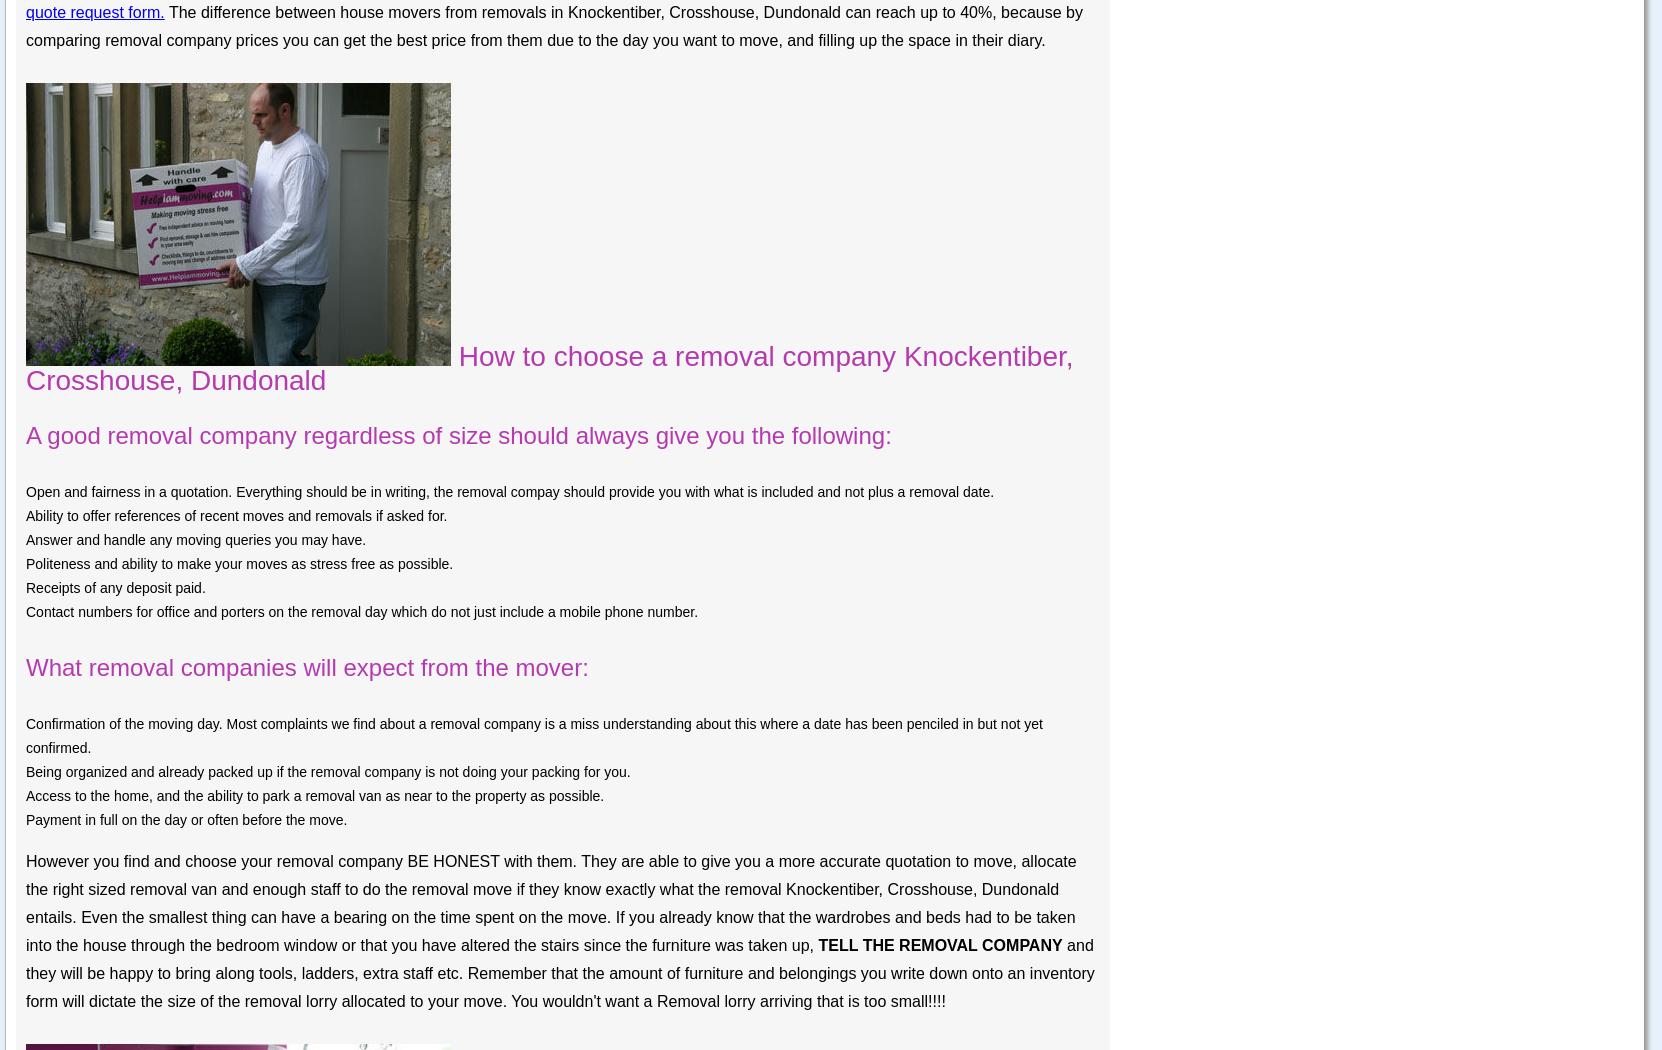 The image size is (1662, 1050). I want to click on 'Open and fairness in a quotation. Everything should be in writing, the removal compay should provide you with what is included and not plus a removal date.', so click(509, 491).